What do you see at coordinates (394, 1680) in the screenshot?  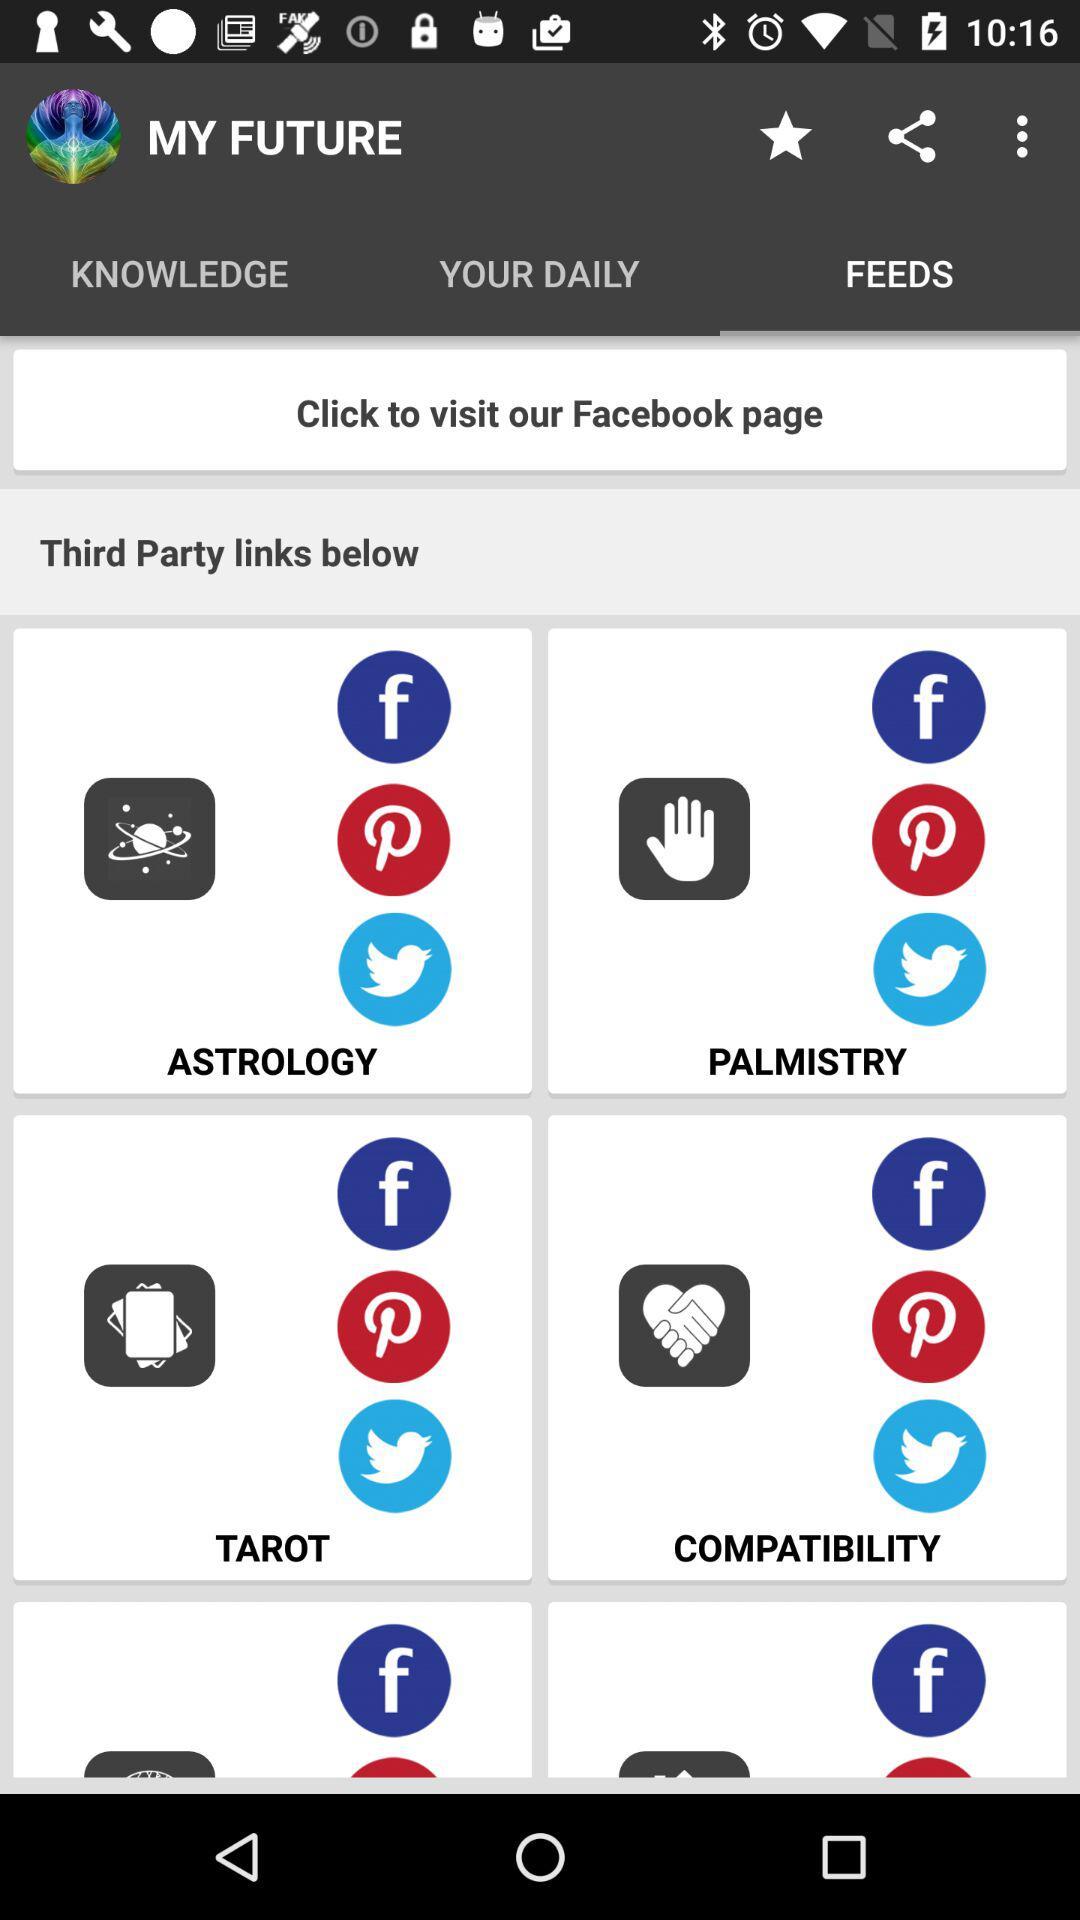 I see `the facebook link` at bounding box center [394, 1680].